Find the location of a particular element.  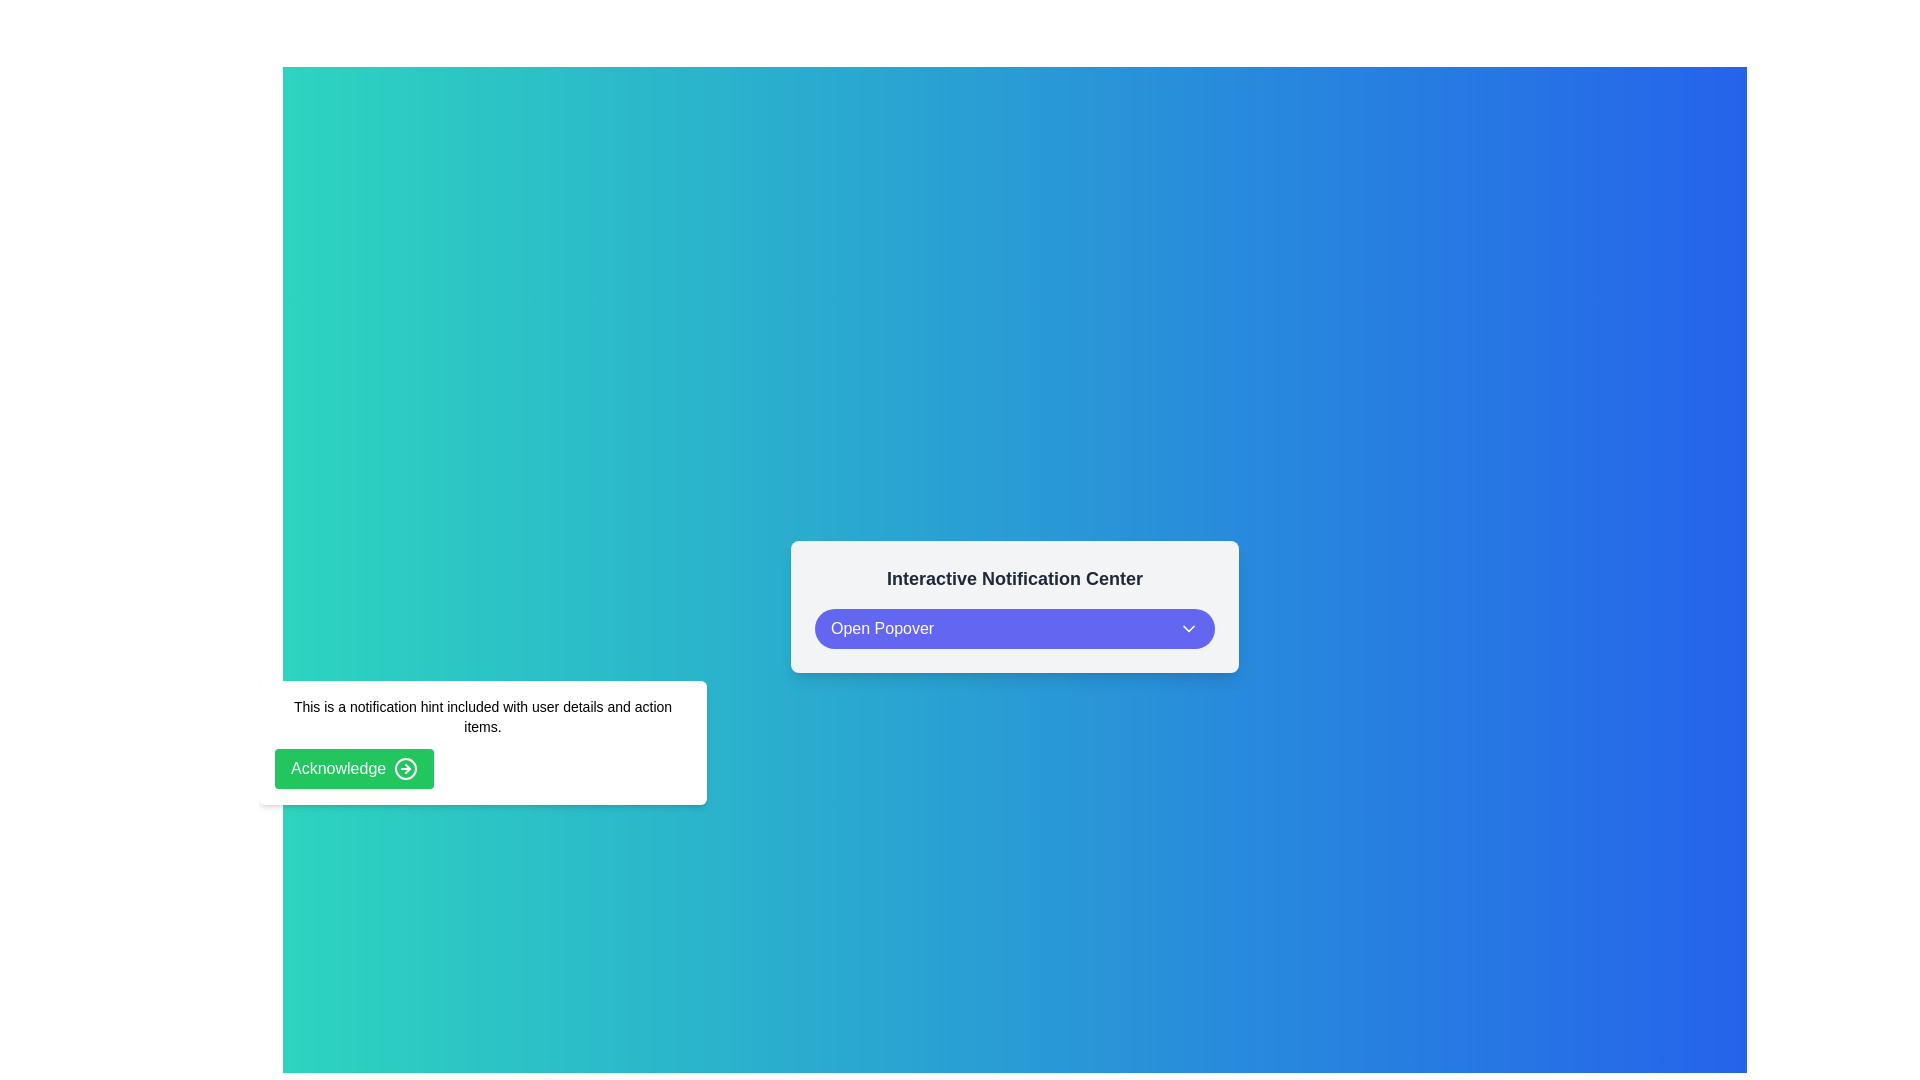

the green 'Acknowledge' action button in the white notification panel to acknowledge the notification is located at coordinates (483, 743).